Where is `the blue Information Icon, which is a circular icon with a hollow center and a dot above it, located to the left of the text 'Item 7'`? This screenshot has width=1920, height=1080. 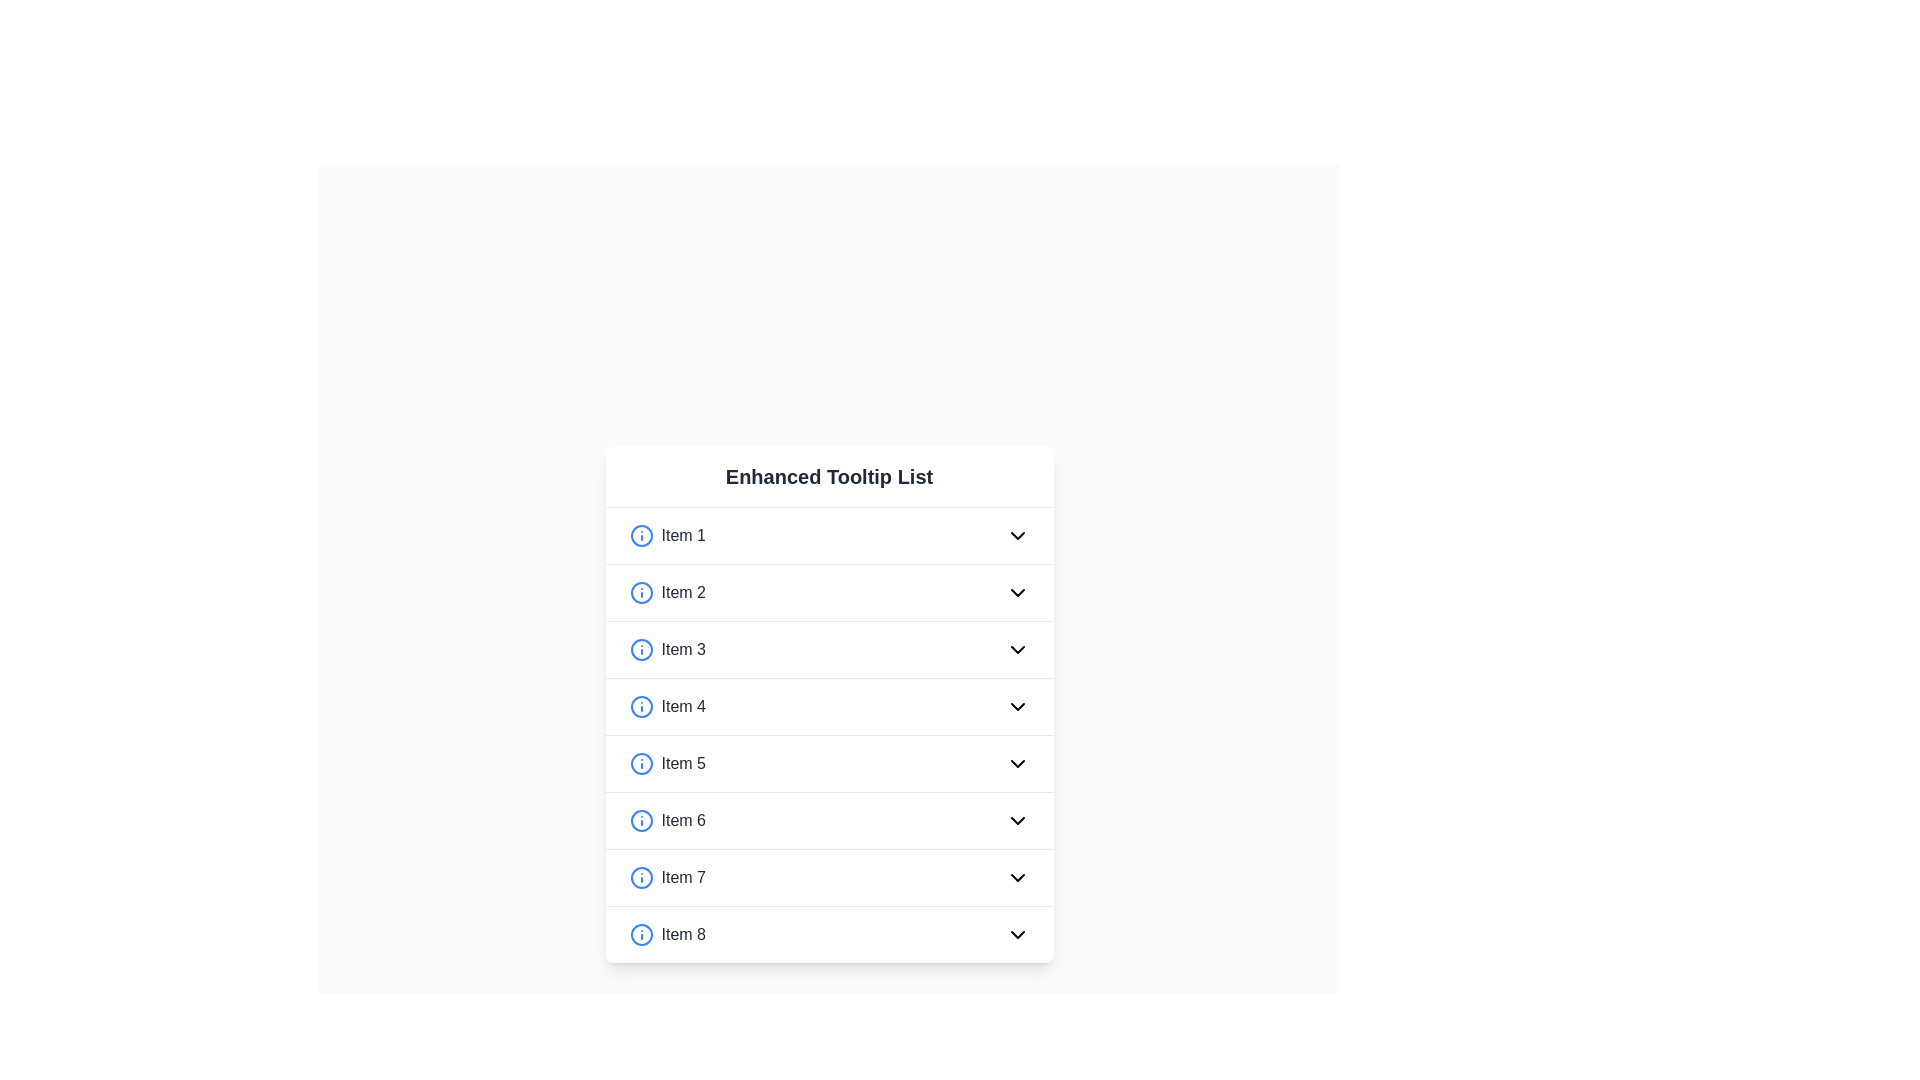
the blue Information Icon, which is a circular icon with a hollow center and a dot above it, located to the left of the text 'Item 7' is located at coordinates (641, 877).